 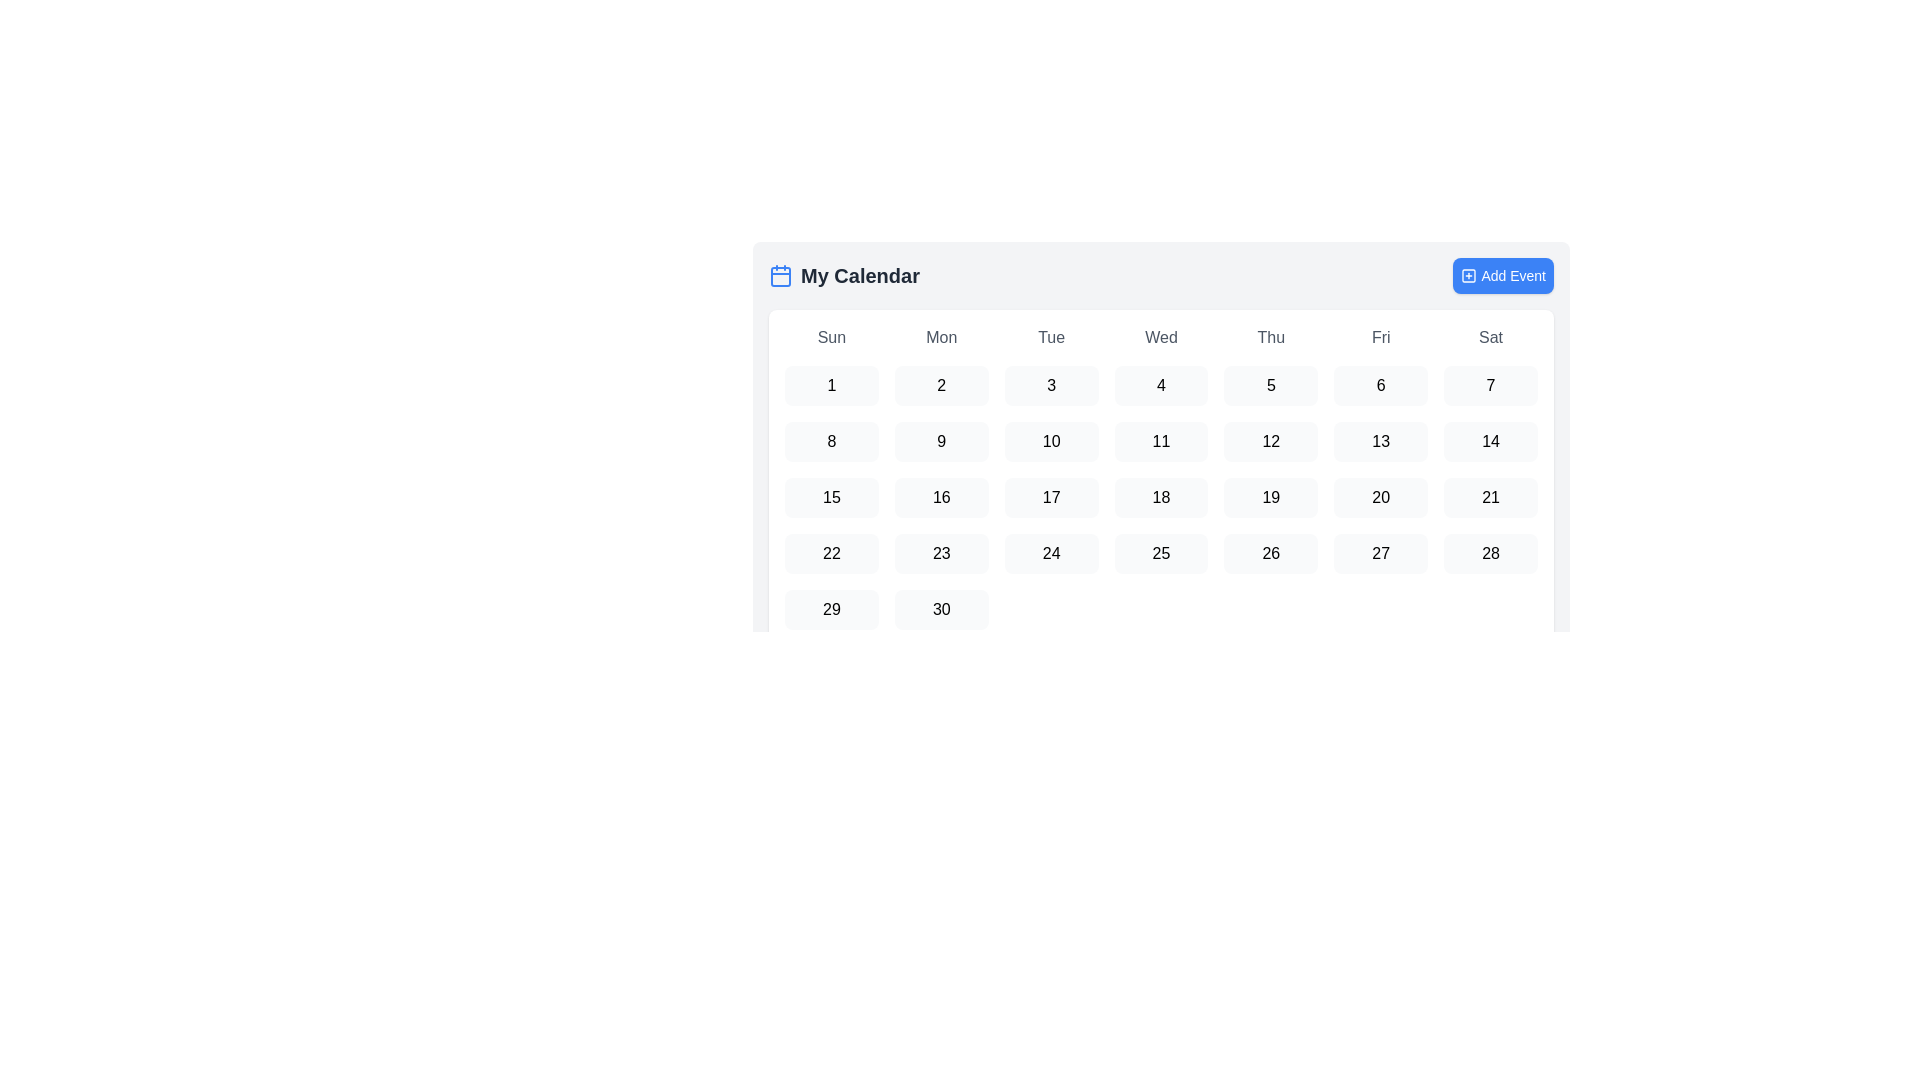 What do you see at coordinates (1491, 441) in the screenshot?
I see `the Calendar day cell displaying '14' located in the last column (Saturday) of the second row, beneath the header 'Sat', to change its background color` at bounding box center [1491, 441].